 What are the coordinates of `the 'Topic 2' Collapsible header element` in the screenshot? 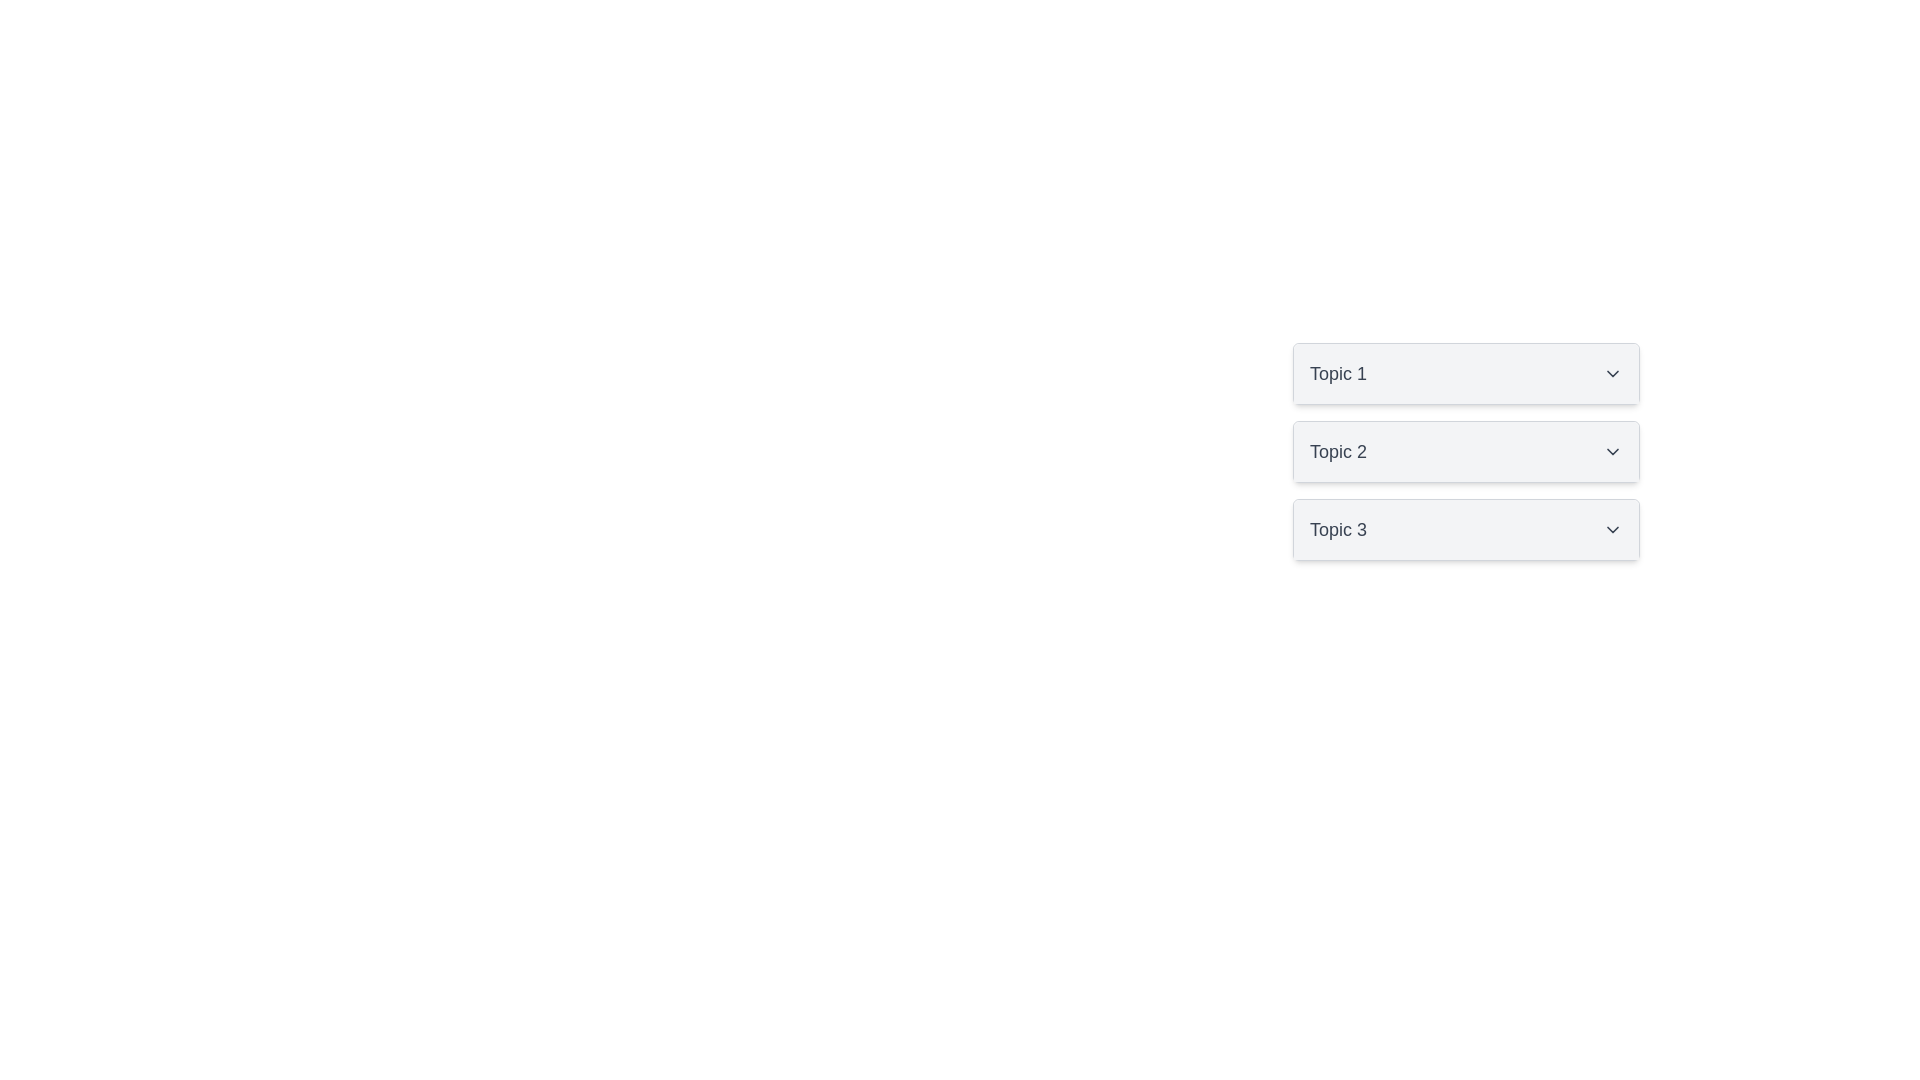 It's located at (1466, 459).